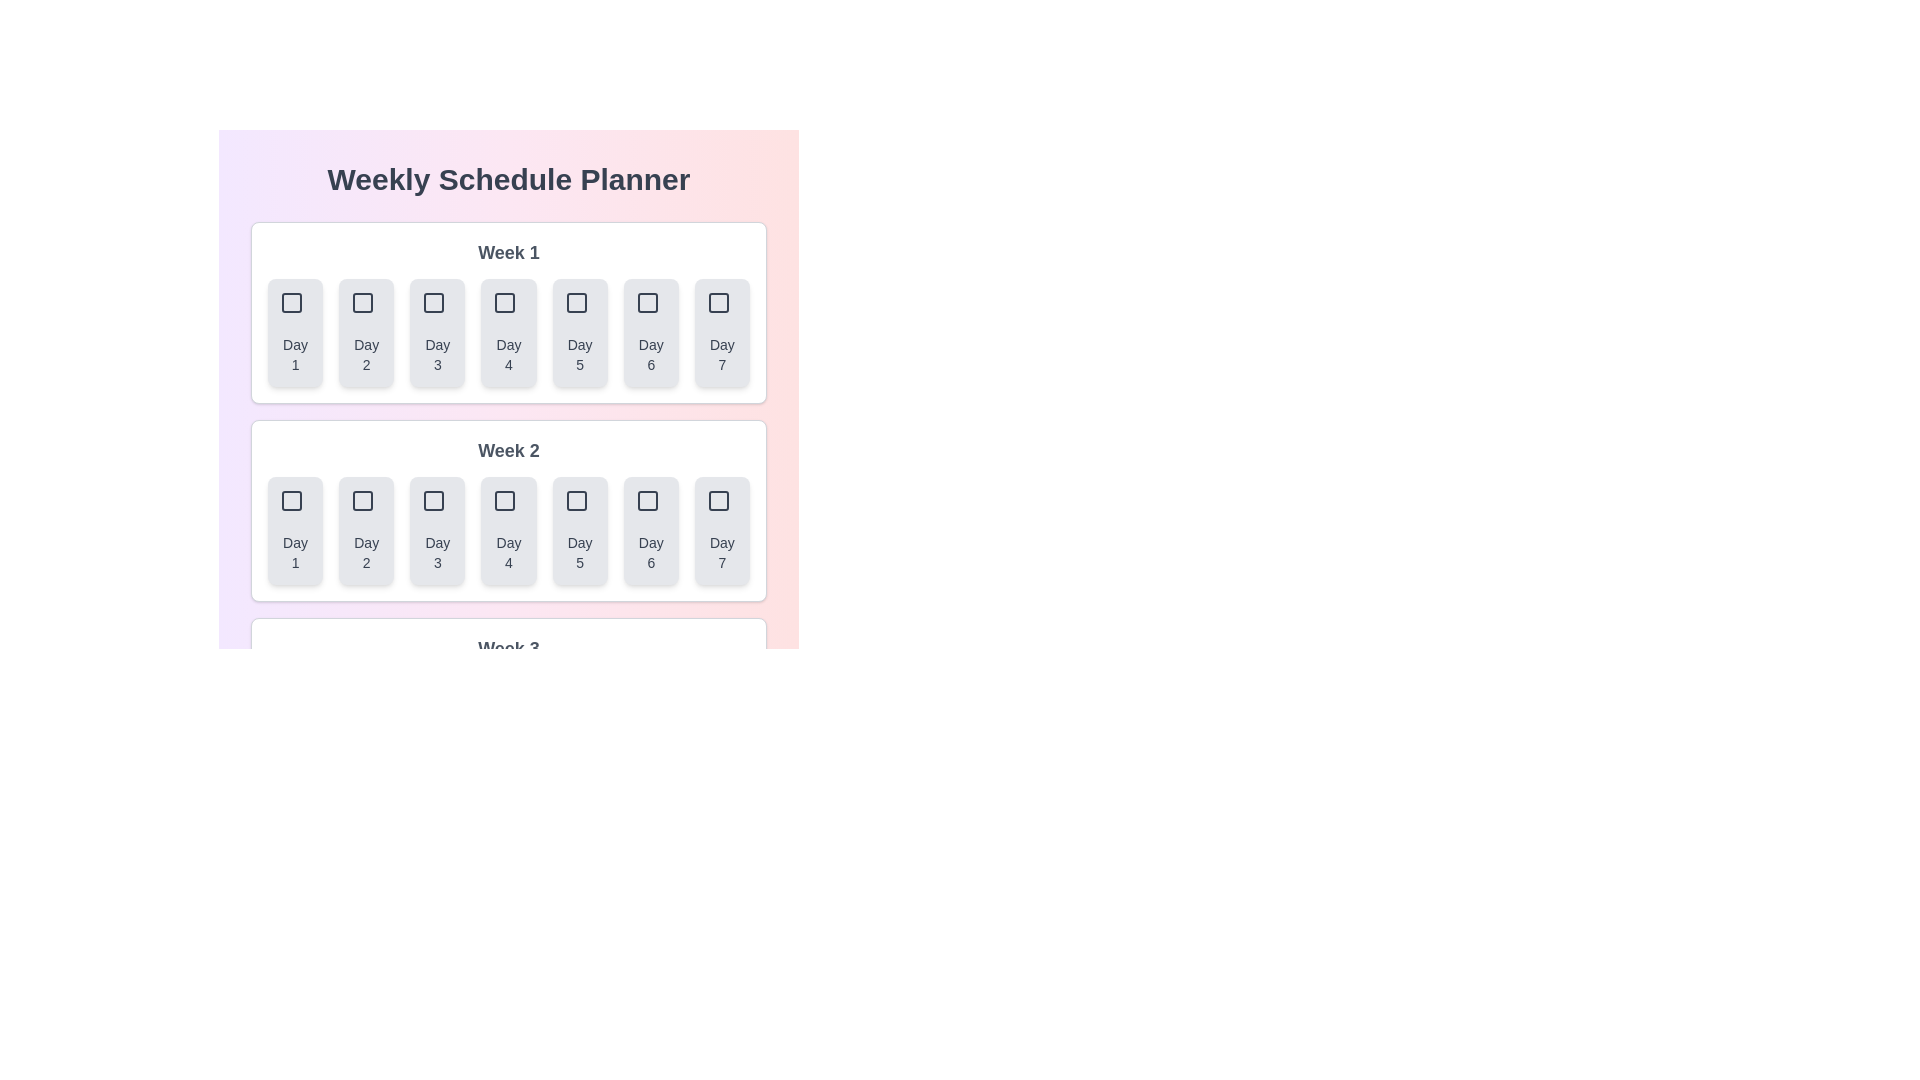 Image resolution: width=1920 pixels, height=1080 pixels. Describe the element at coordinates (579, 729) in the screenshot. I see `the button corresponding to Week 3 and Day 5 to select that day` at that location.